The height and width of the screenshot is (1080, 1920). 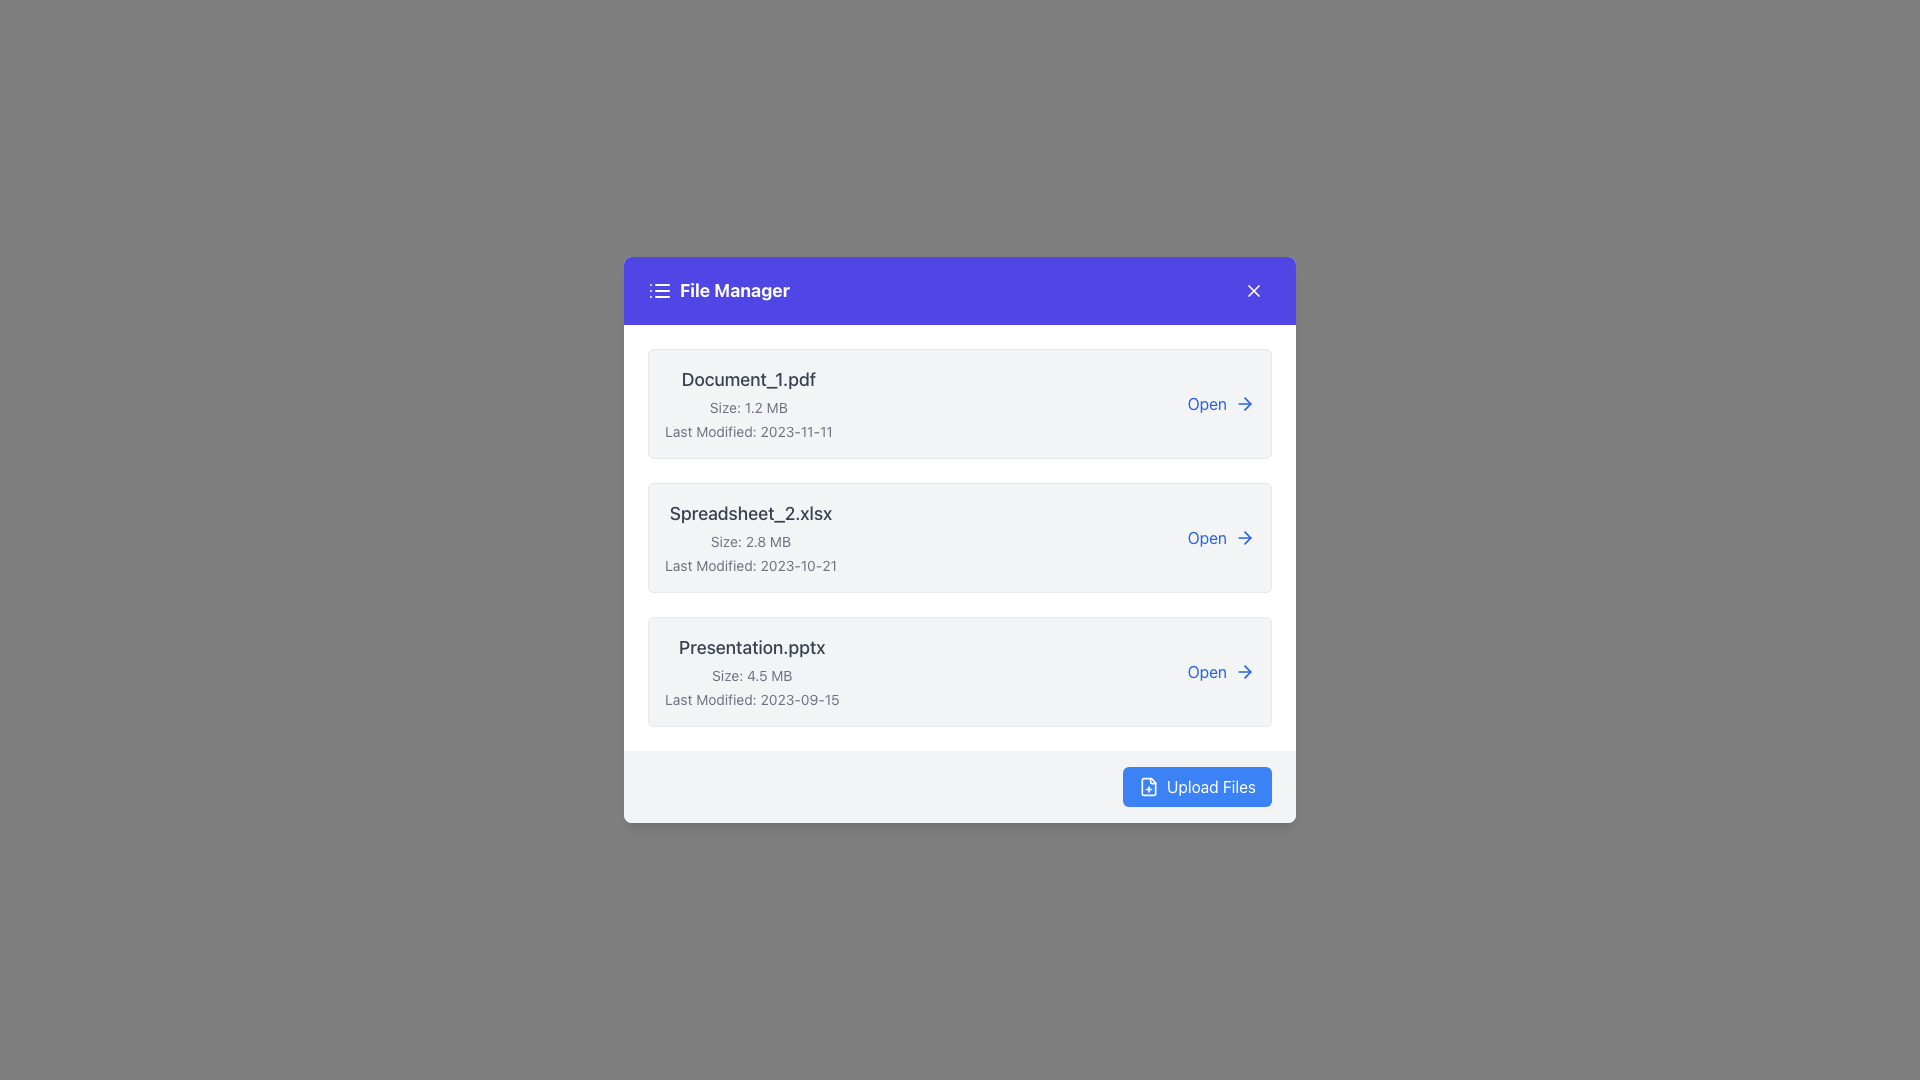 What do you see at coordinates (1148, 785) in the screenshot?
I see `the 'Upload Files' button, which has a blue background and is located in the bottom right of the modal dialog` at bounding box center [1148, 785].